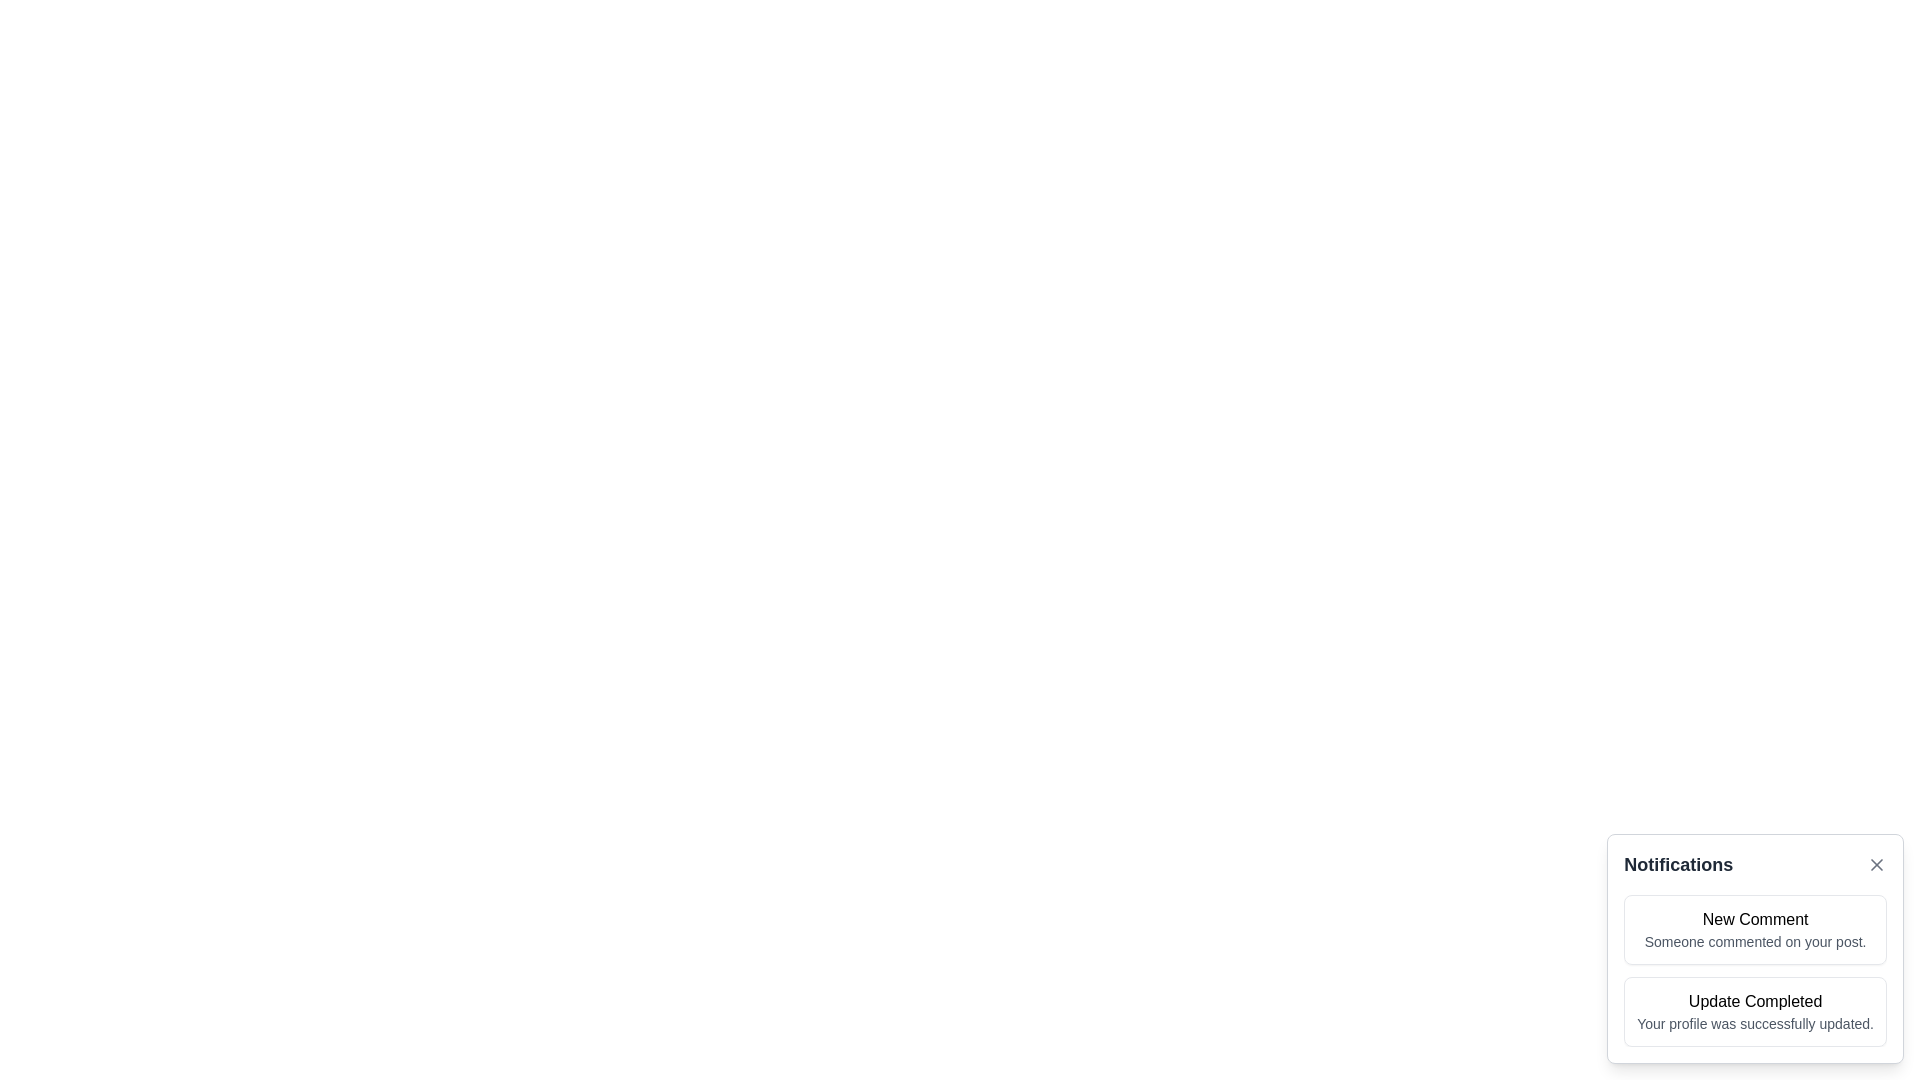  What do you see at coordinates (1875, 863) in the screenshot?
I see `the close button icon in the top-right corner of the notification panel` at bounding box center [1875, 863].